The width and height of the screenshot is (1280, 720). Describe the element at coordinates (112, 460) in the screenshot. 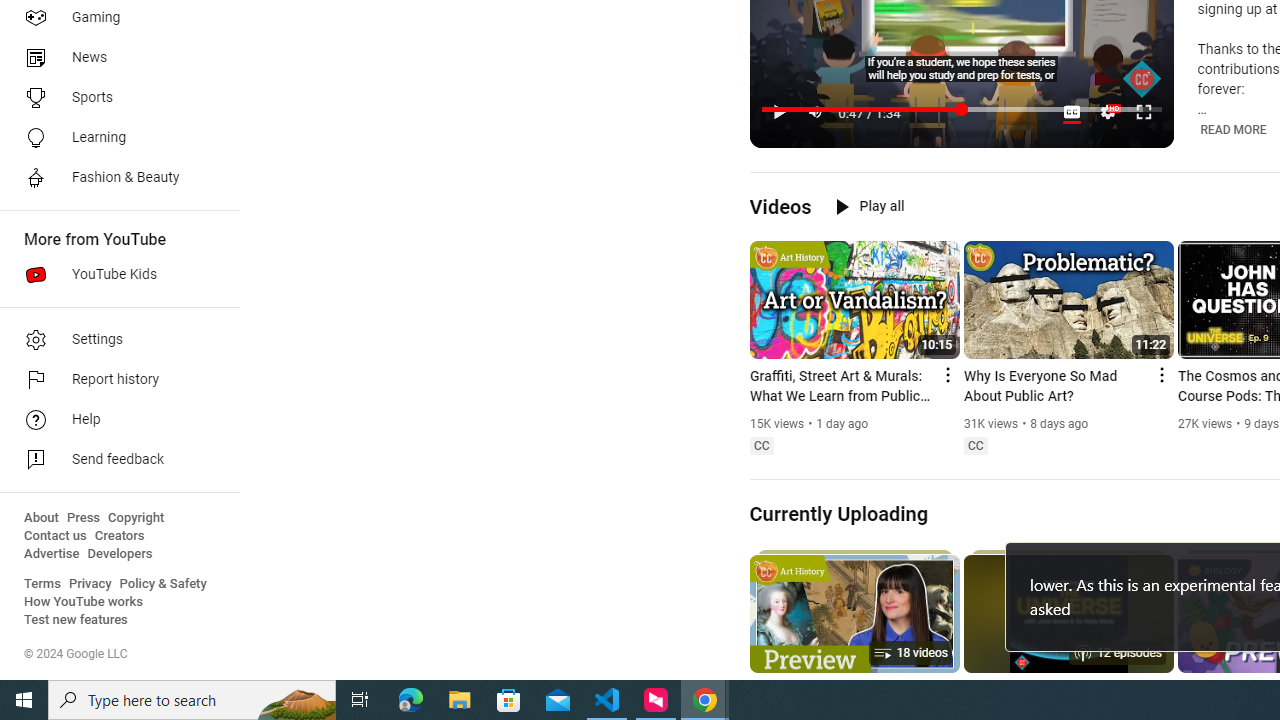

I see `'Send feedback'` at that location.